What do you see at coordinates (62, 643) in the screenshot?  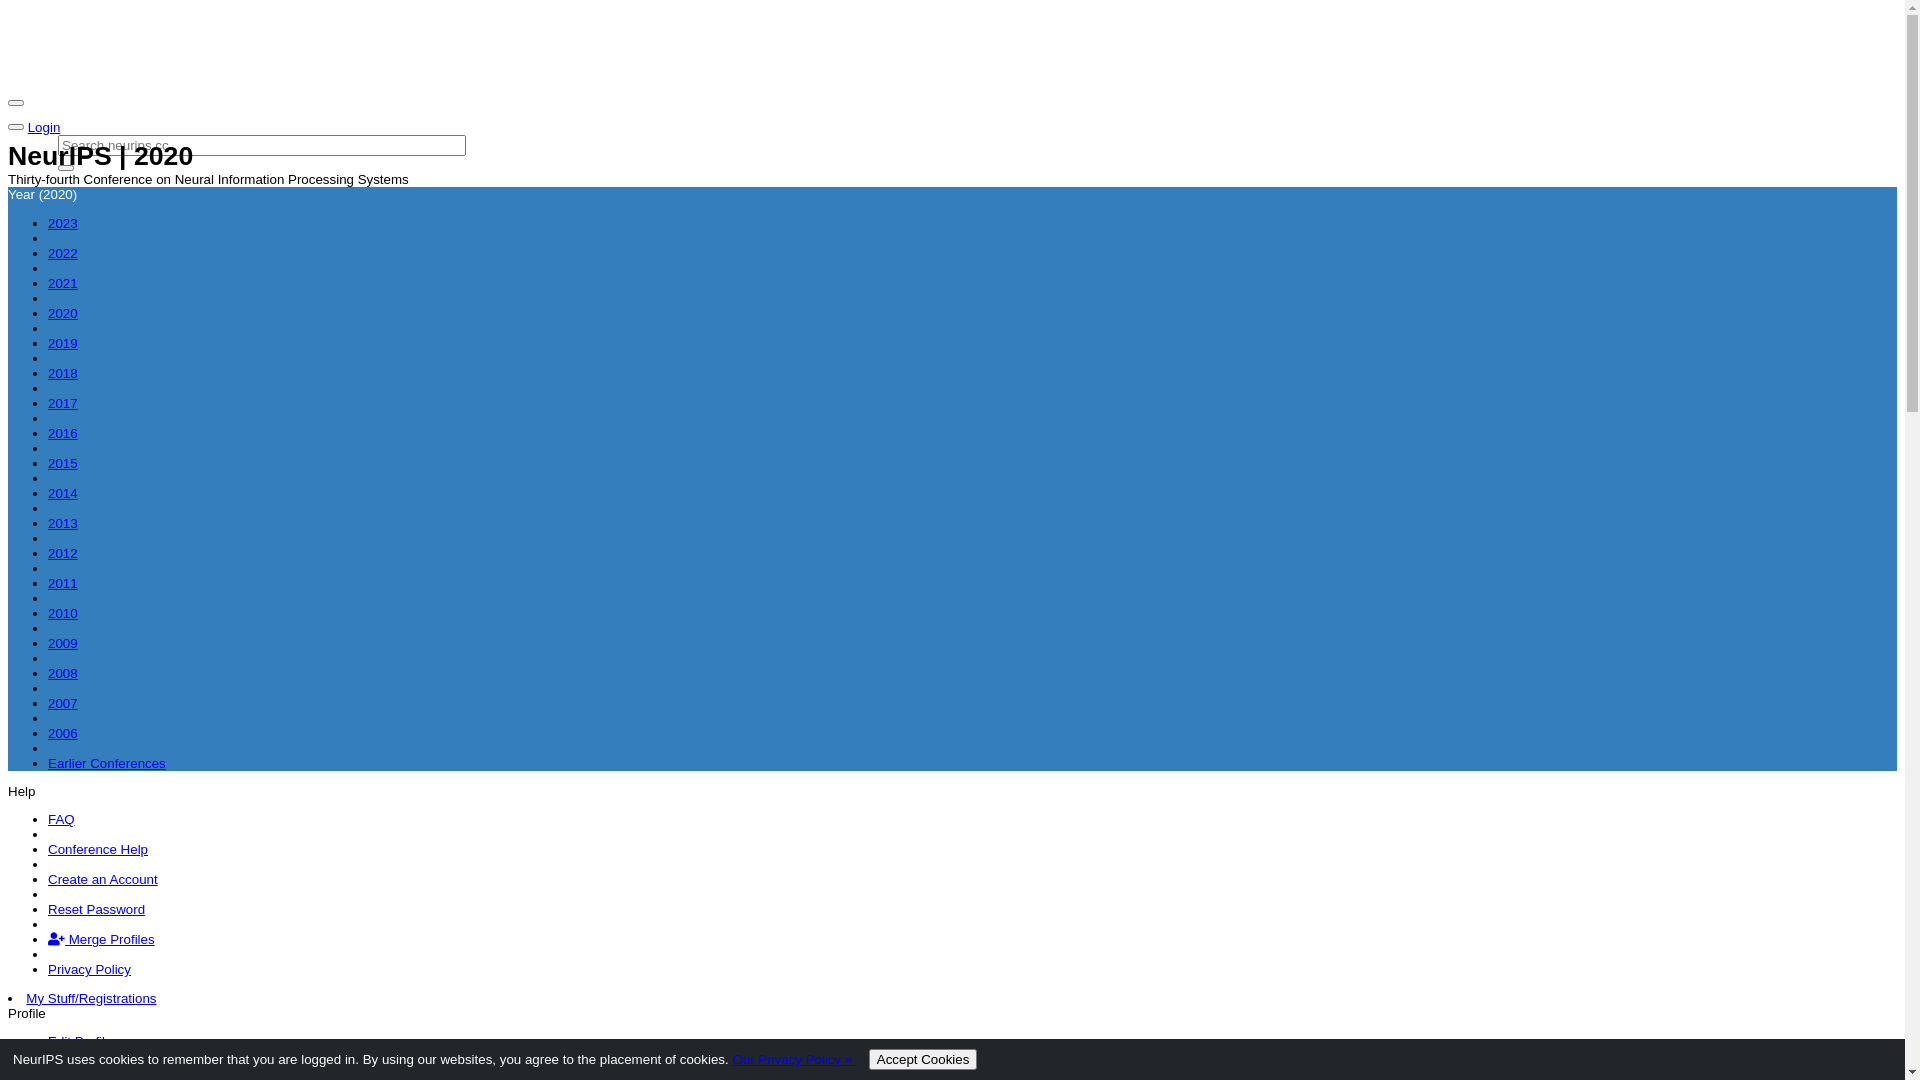 I see `'2009'` at bounding box center [62, 643].